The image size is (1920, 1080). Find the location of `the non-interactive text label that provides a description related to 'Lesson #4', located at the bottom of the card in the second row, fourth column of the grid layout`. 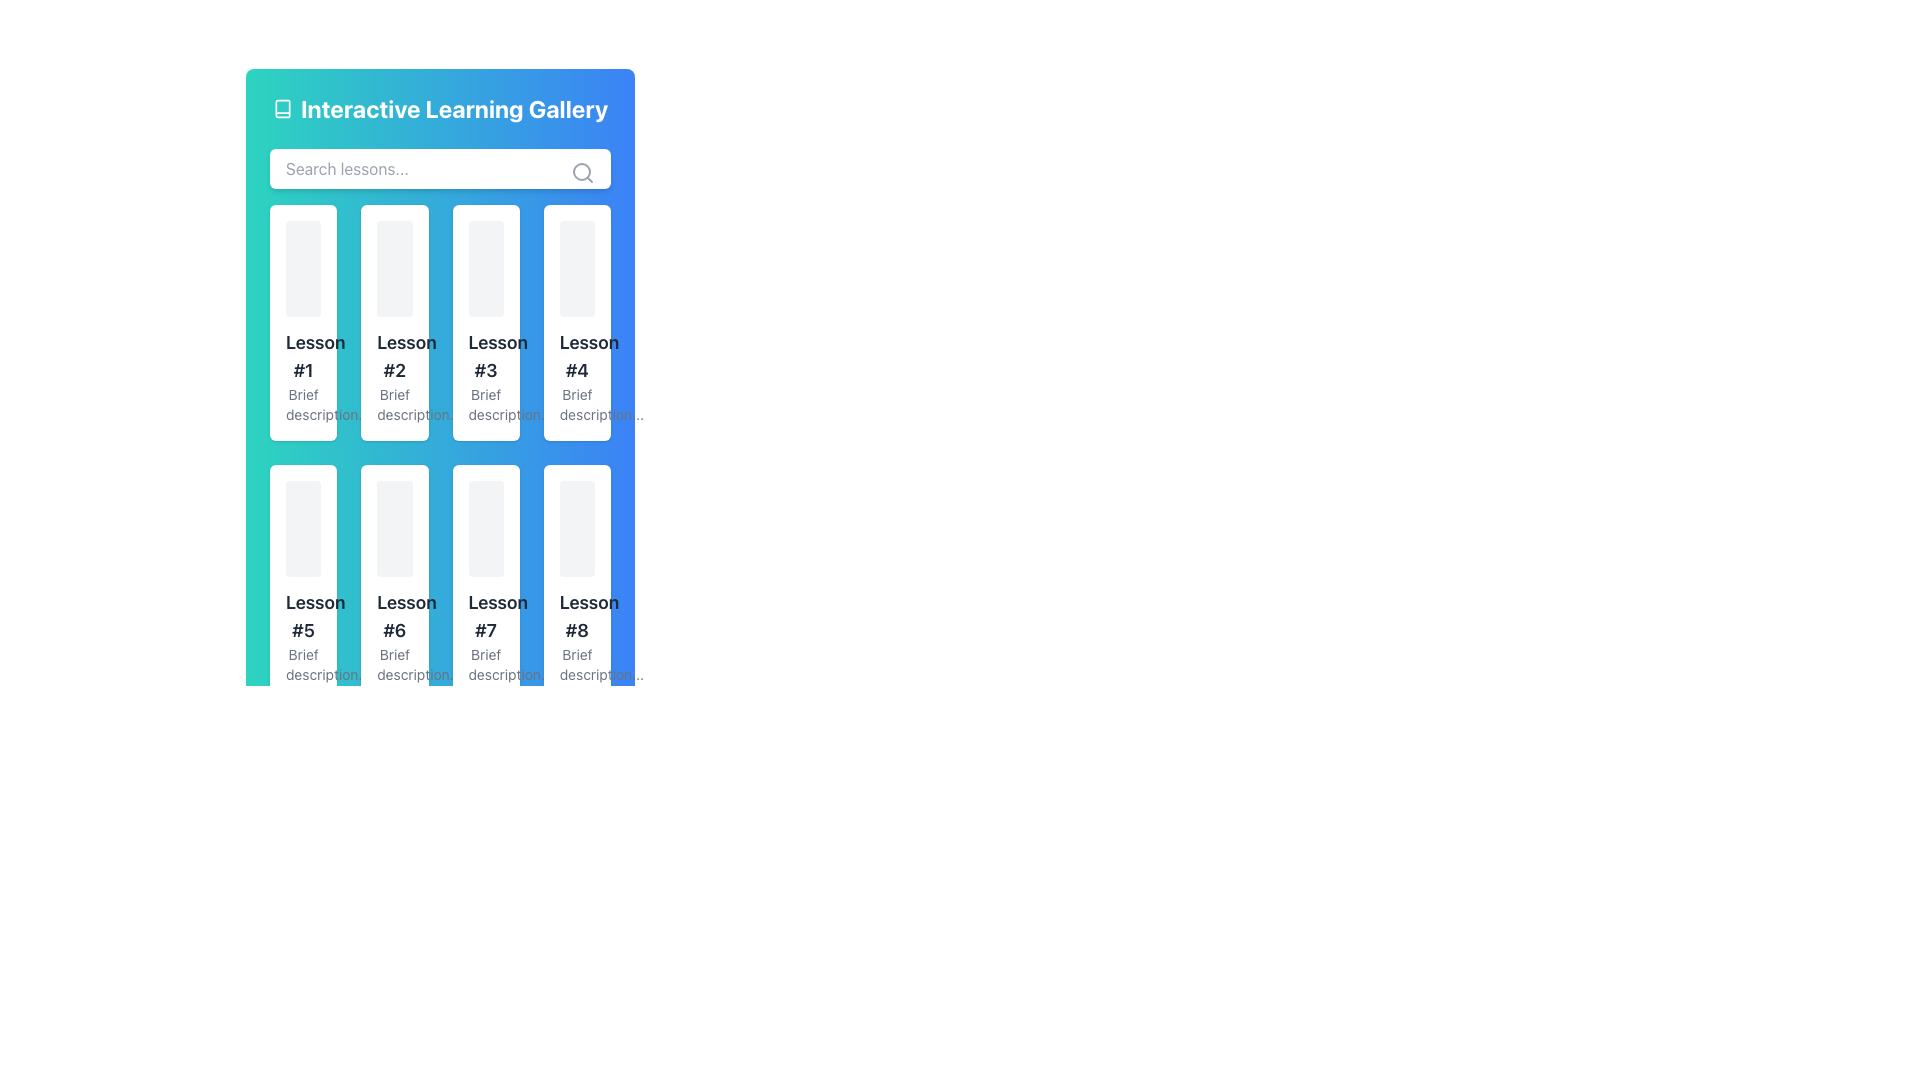

the non-interactive text label that provides a description related to 'Lesson #4', located at the bottom of the card in the second row, fourth column of the grid layout is located at coordinates (576, 405).